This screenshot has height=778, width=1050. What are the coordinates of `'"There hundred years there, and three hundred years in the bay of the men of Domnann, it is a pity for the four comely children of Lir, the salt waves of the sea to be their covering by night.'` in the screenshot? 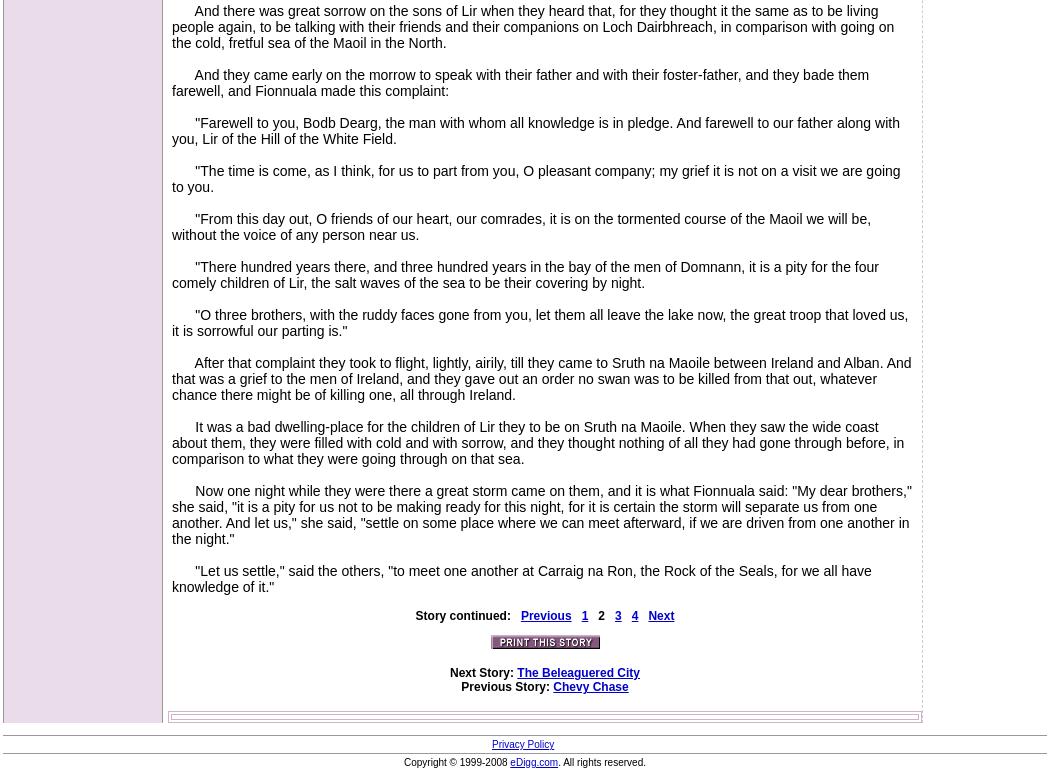 It's located at (525, 275).